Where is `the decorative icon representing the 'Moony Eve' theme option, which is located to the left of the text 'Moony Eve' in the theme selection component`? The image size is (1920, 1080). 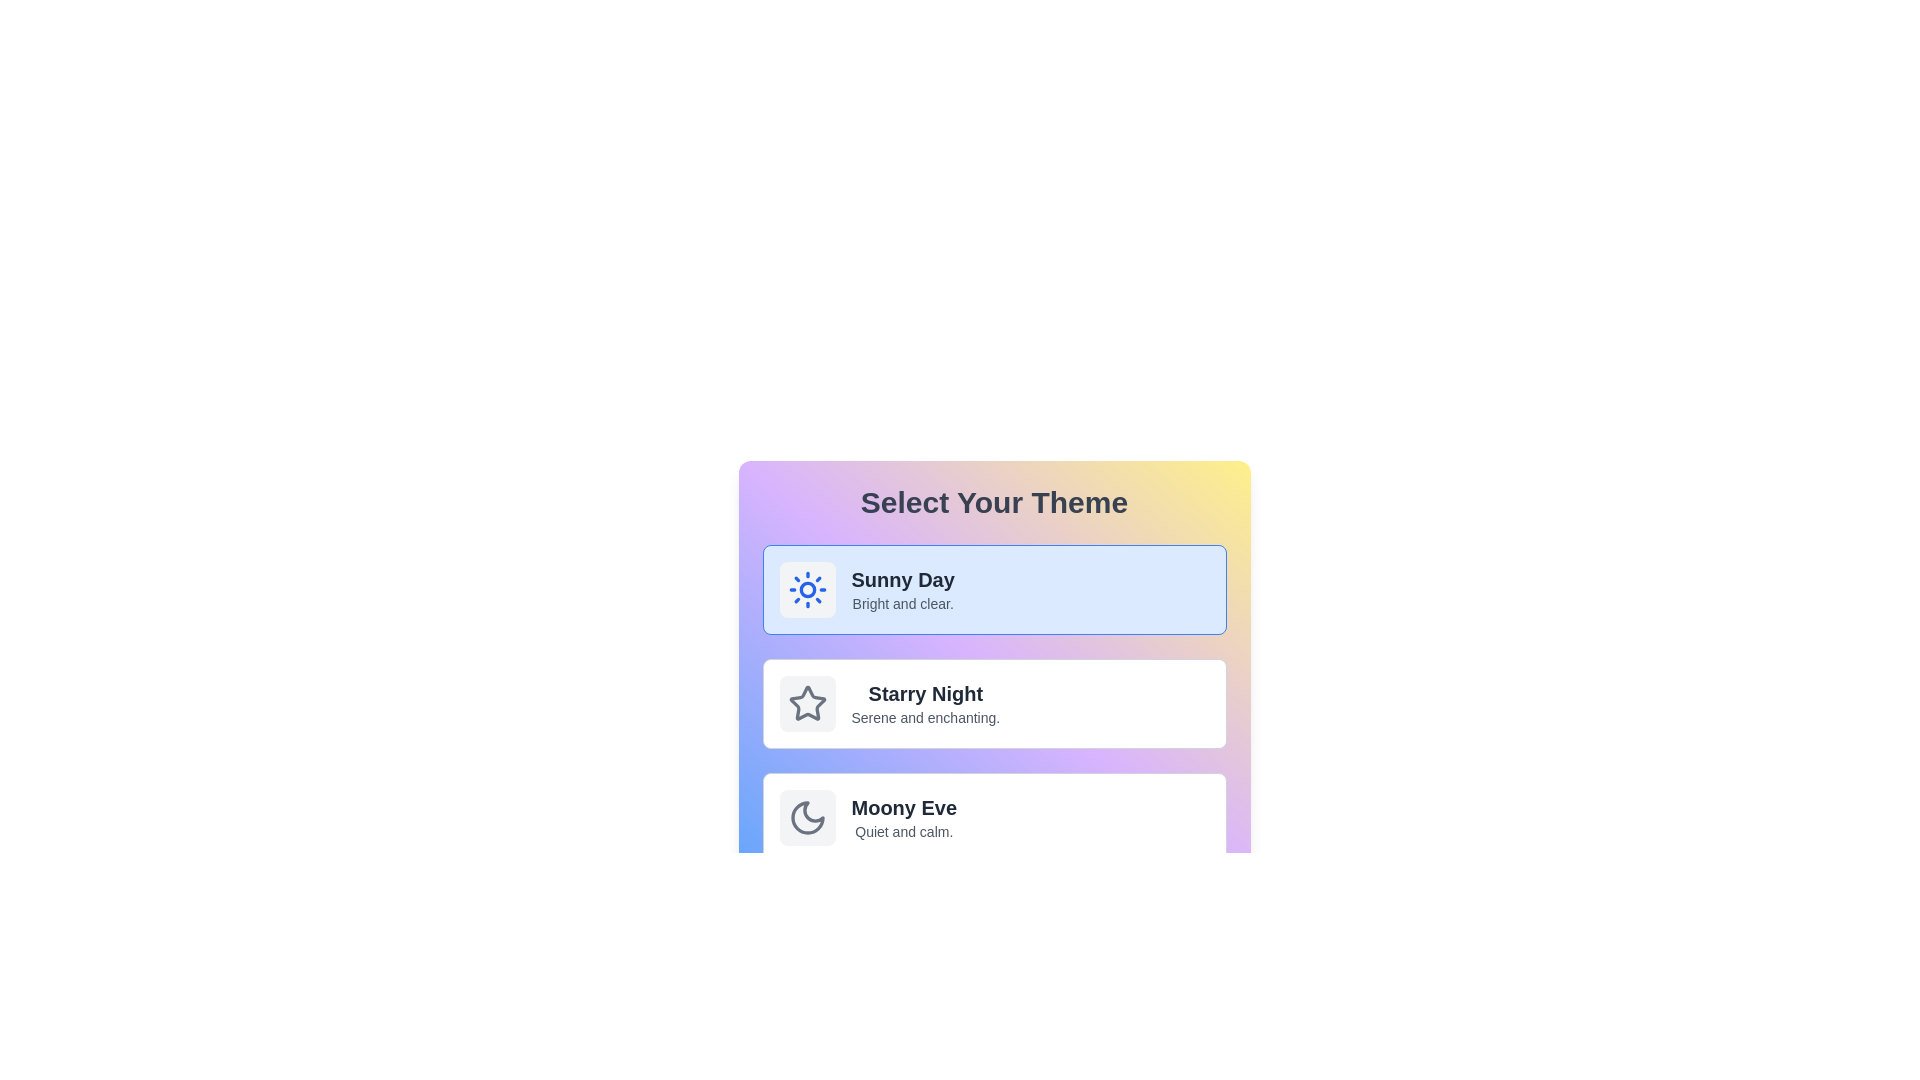 the decorative icon representing the 'Moony Eve' theme option, which is located to the left of the text 'Moony Eve' in the theme selection component is located at coordinates (807, 817).